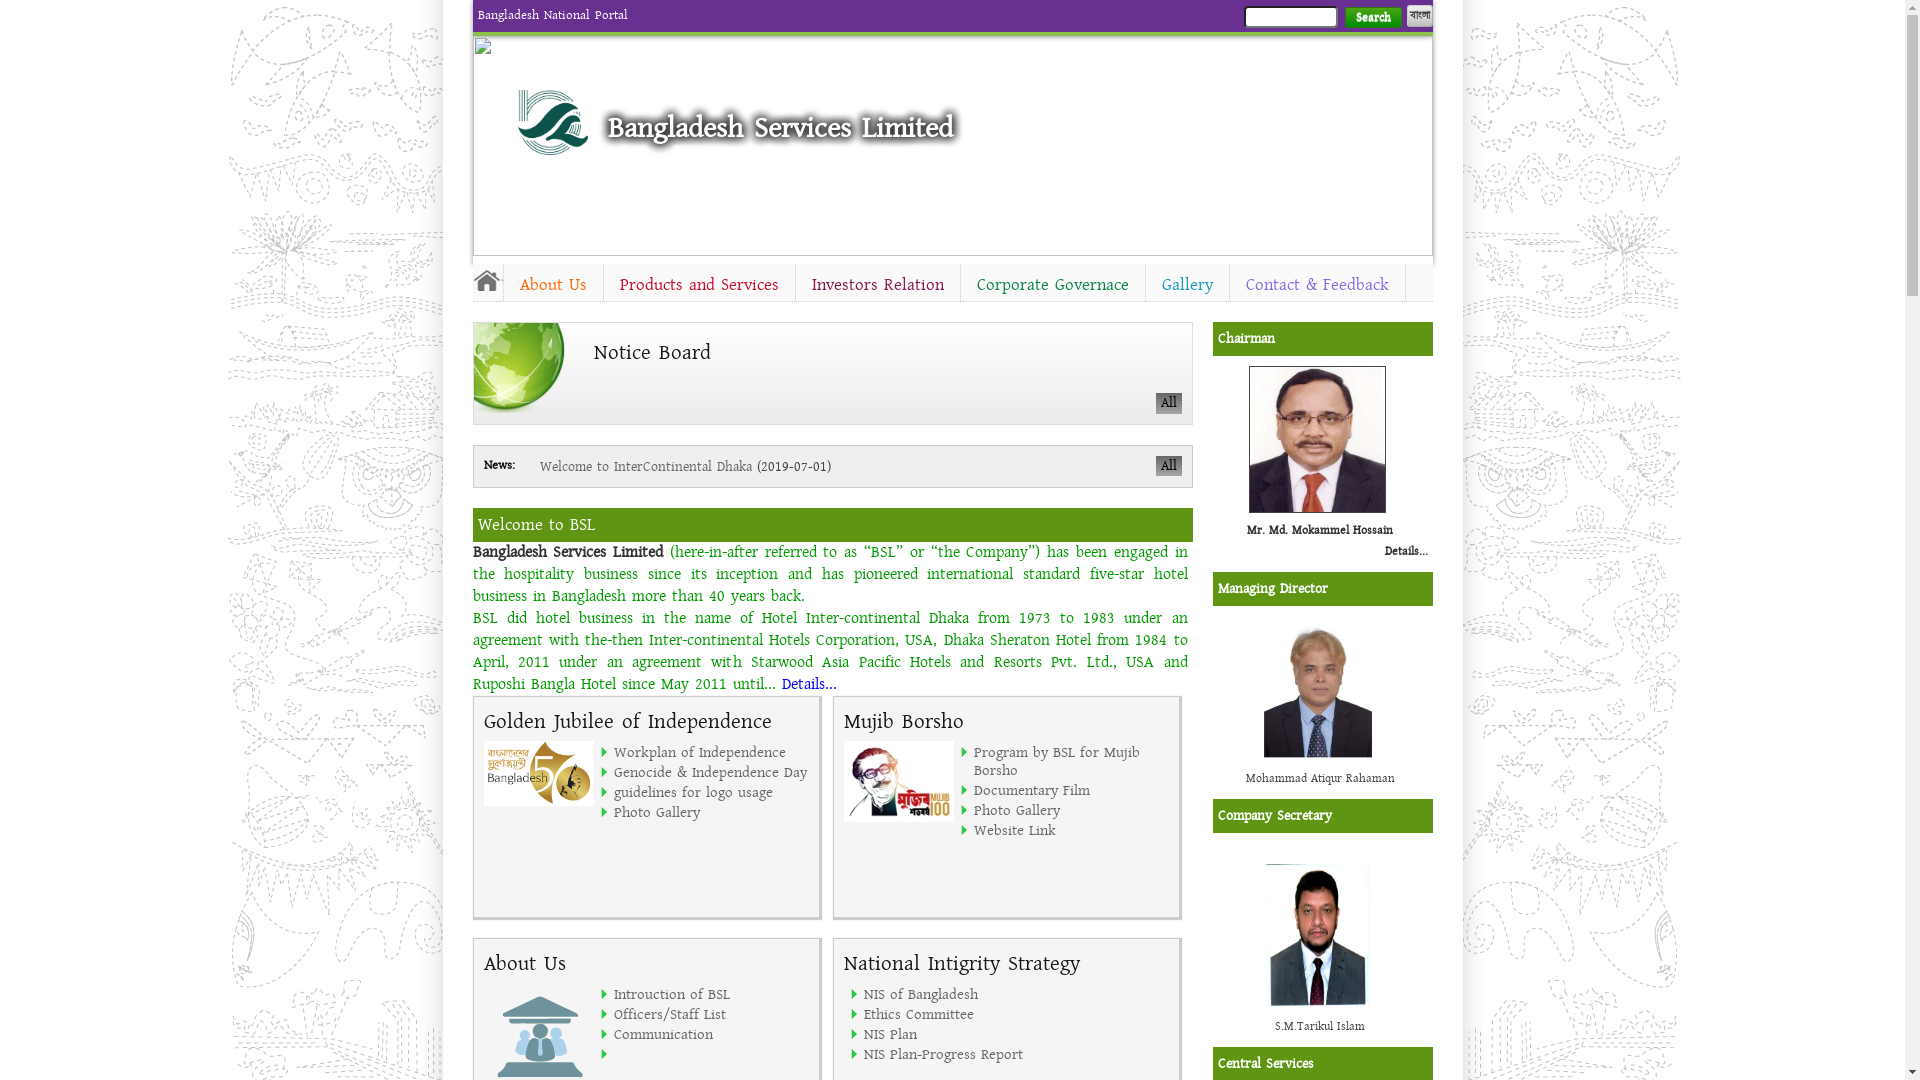  What do you see at coordinates (613, 1033) in the screenshot?
I see `'Communication'` at bounding box center [613, 1033].